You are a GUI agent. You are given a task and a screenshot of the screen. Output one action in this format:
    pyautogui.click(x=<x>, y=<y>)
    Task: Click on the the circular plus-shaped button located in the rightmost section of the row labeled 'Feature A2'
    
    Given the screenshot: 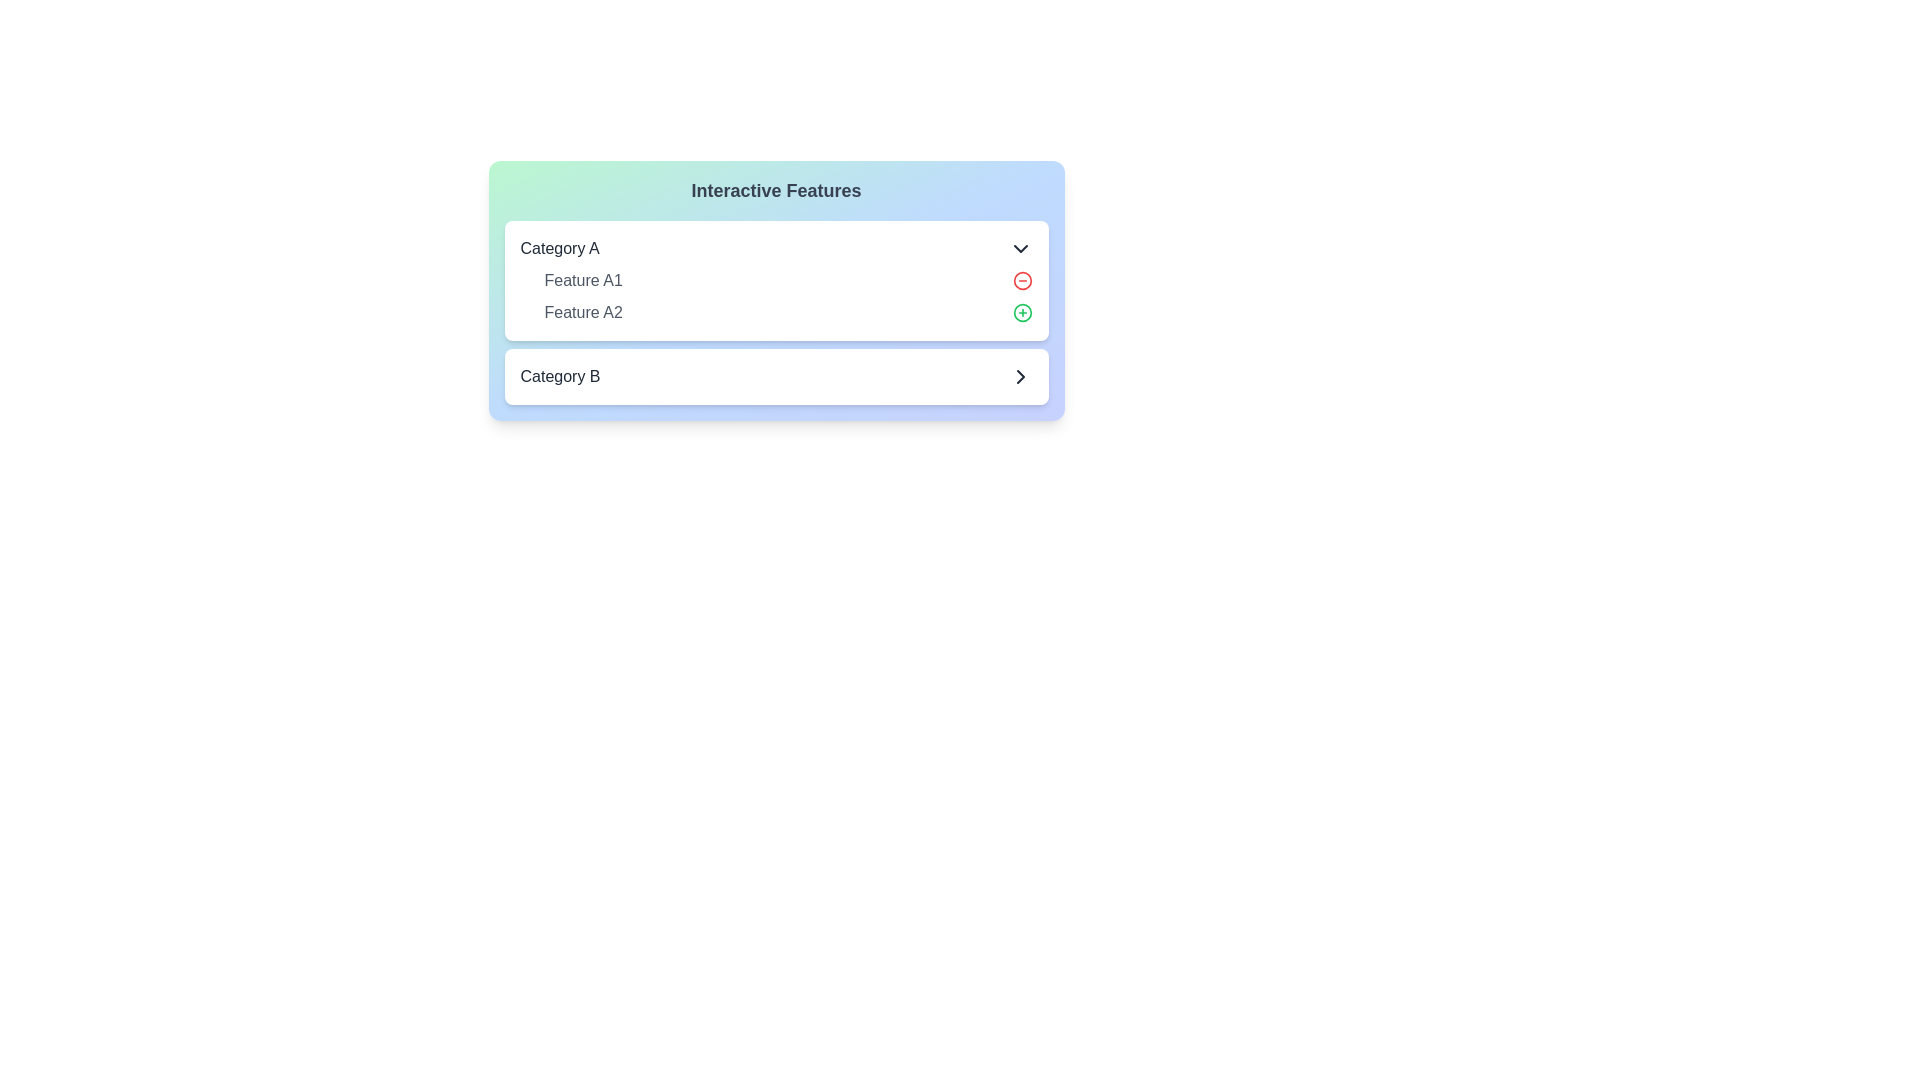 What is the action you would take?
    pyautogui.click(x=1022, y=312)
    